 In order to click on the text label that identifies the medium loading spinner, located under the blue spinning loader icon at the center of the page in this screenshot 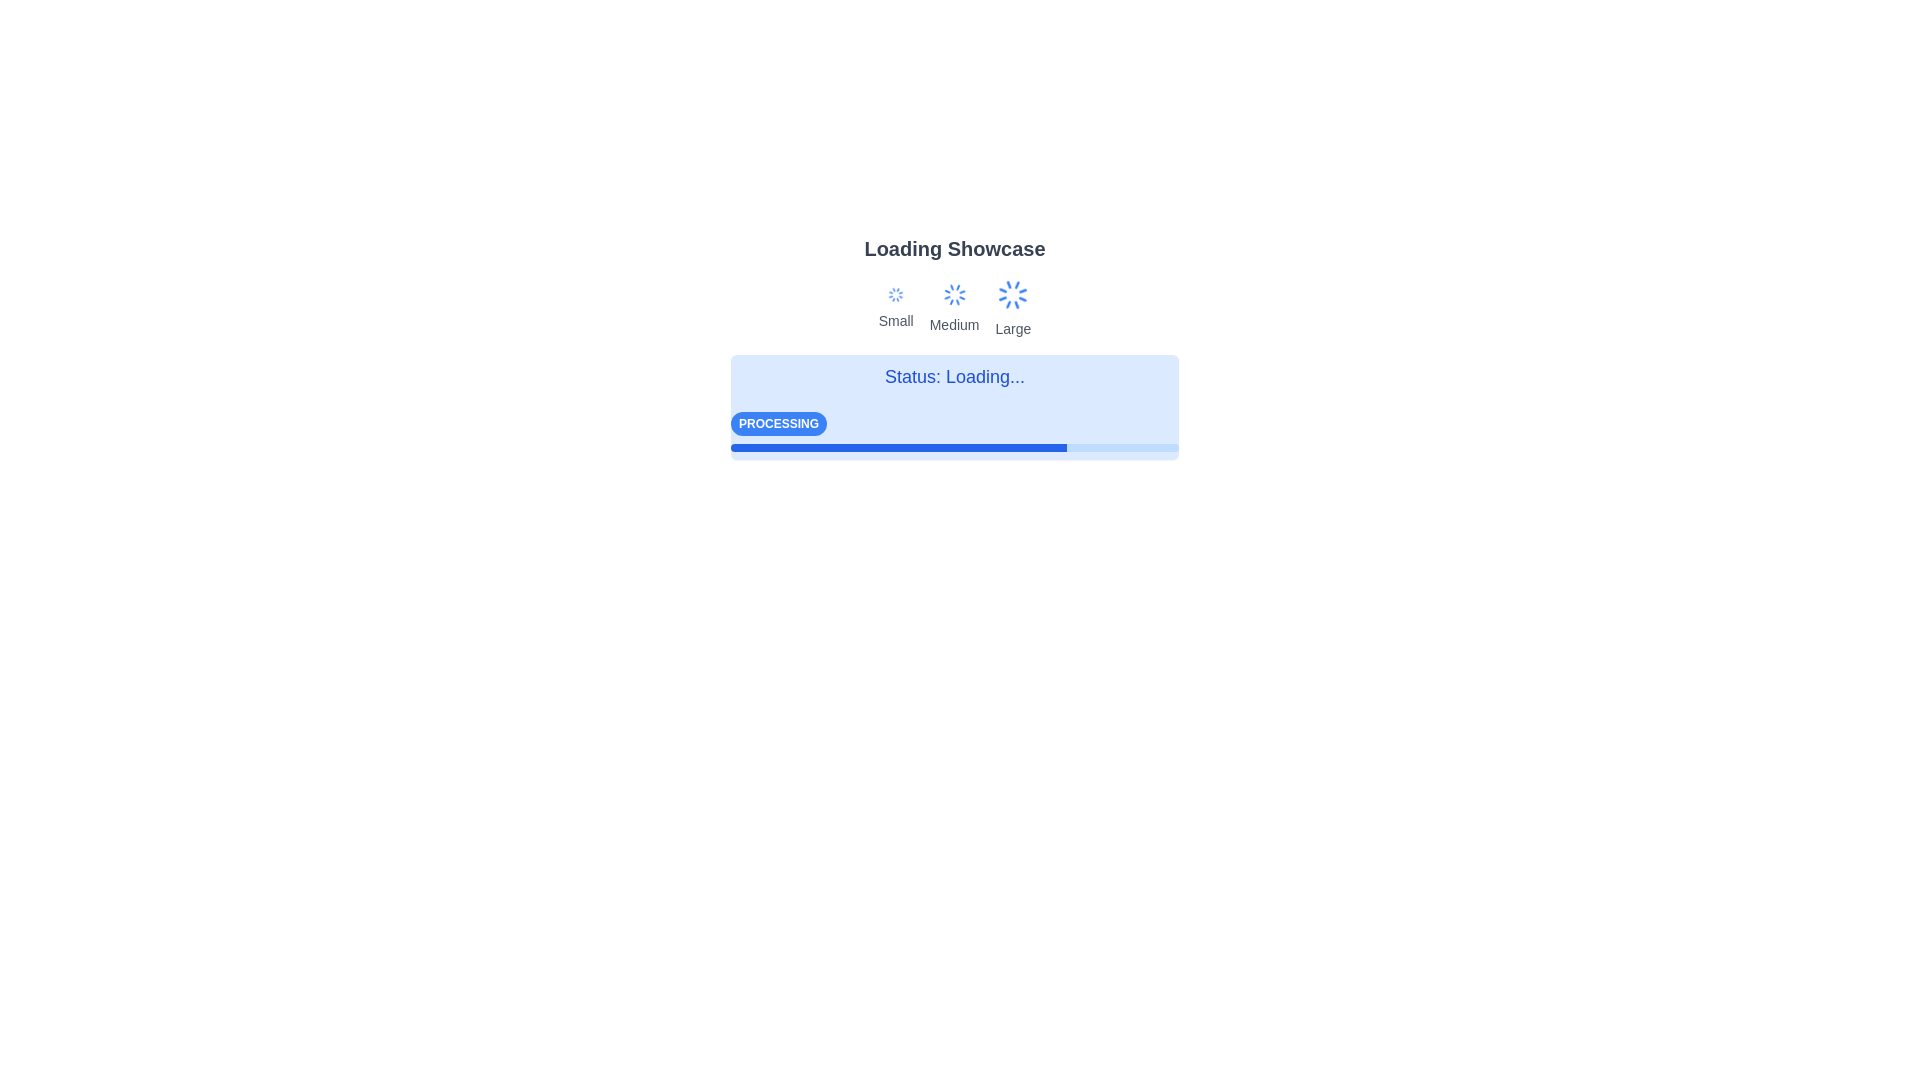, I will do `click(953, 323)`.